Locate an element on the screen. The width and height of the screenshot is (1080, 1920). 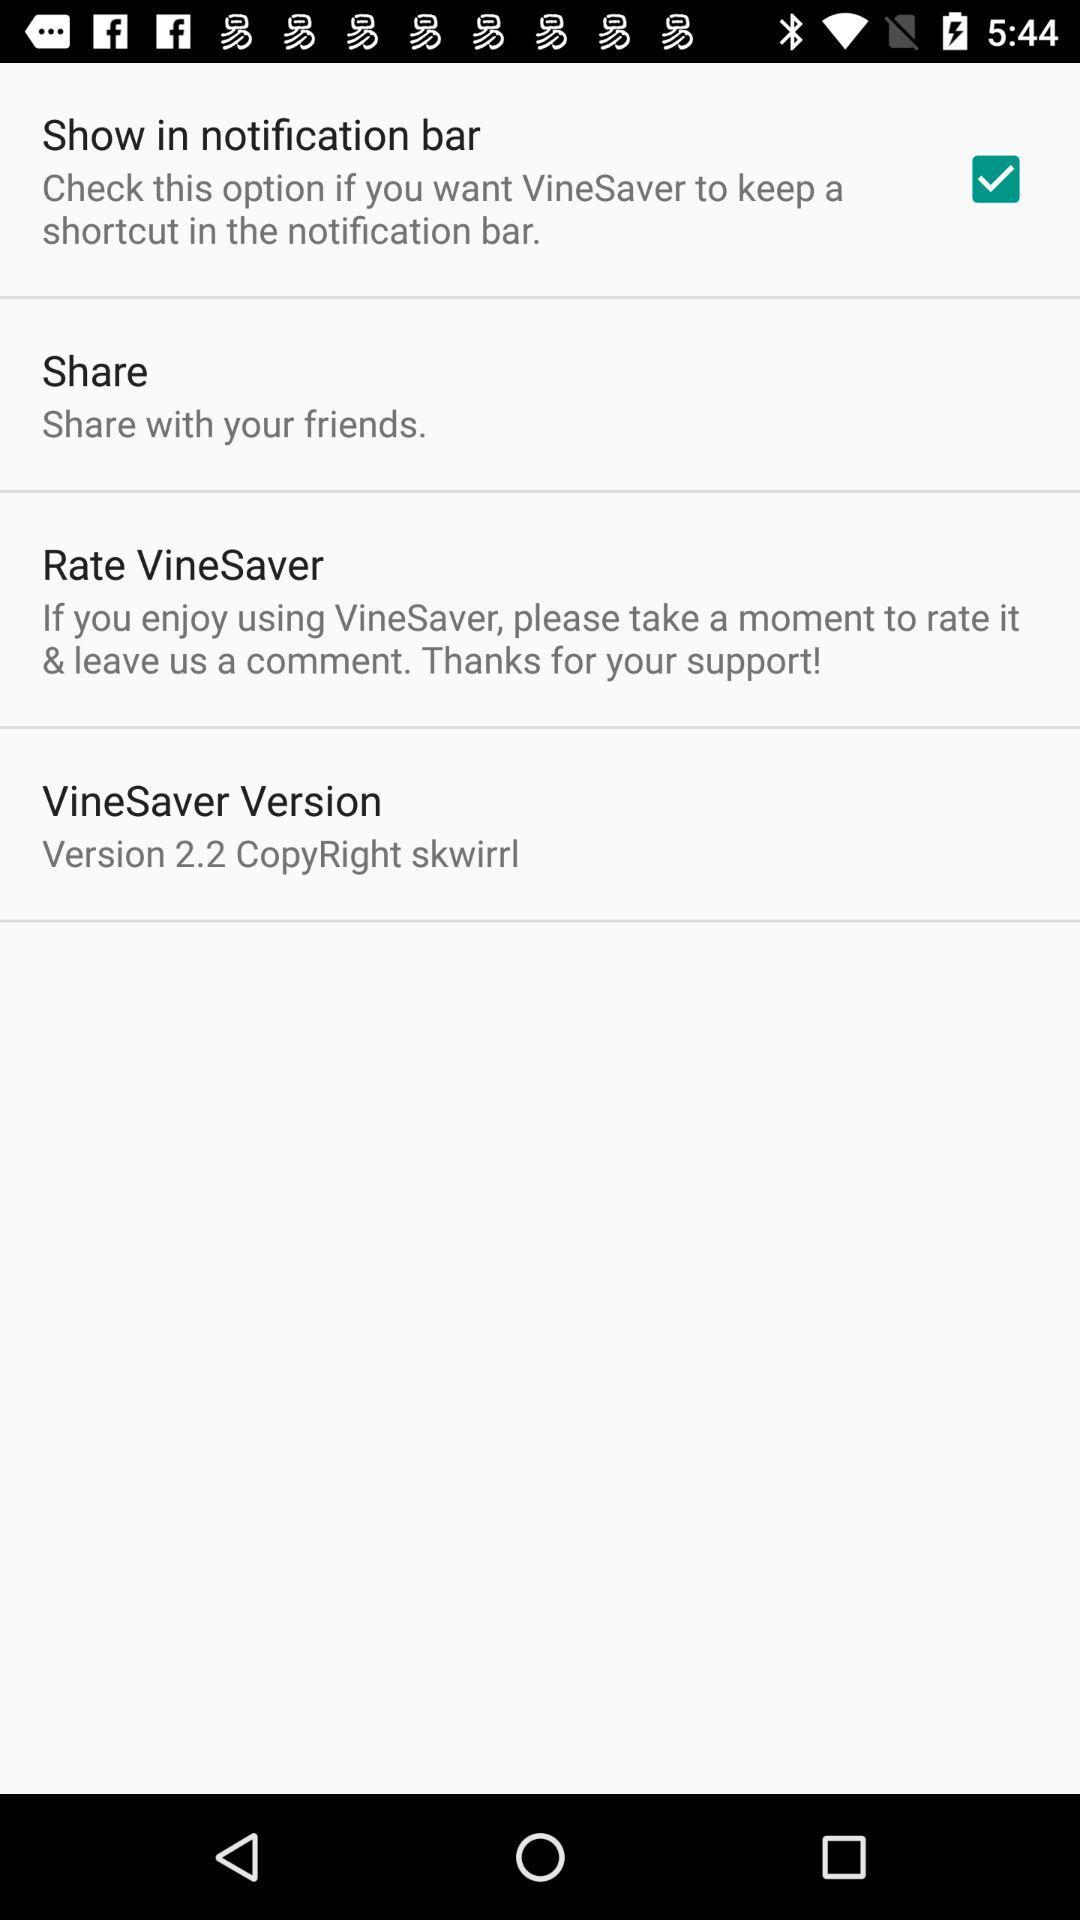
the app to the right of check this option is located at coordinates (995, 179).